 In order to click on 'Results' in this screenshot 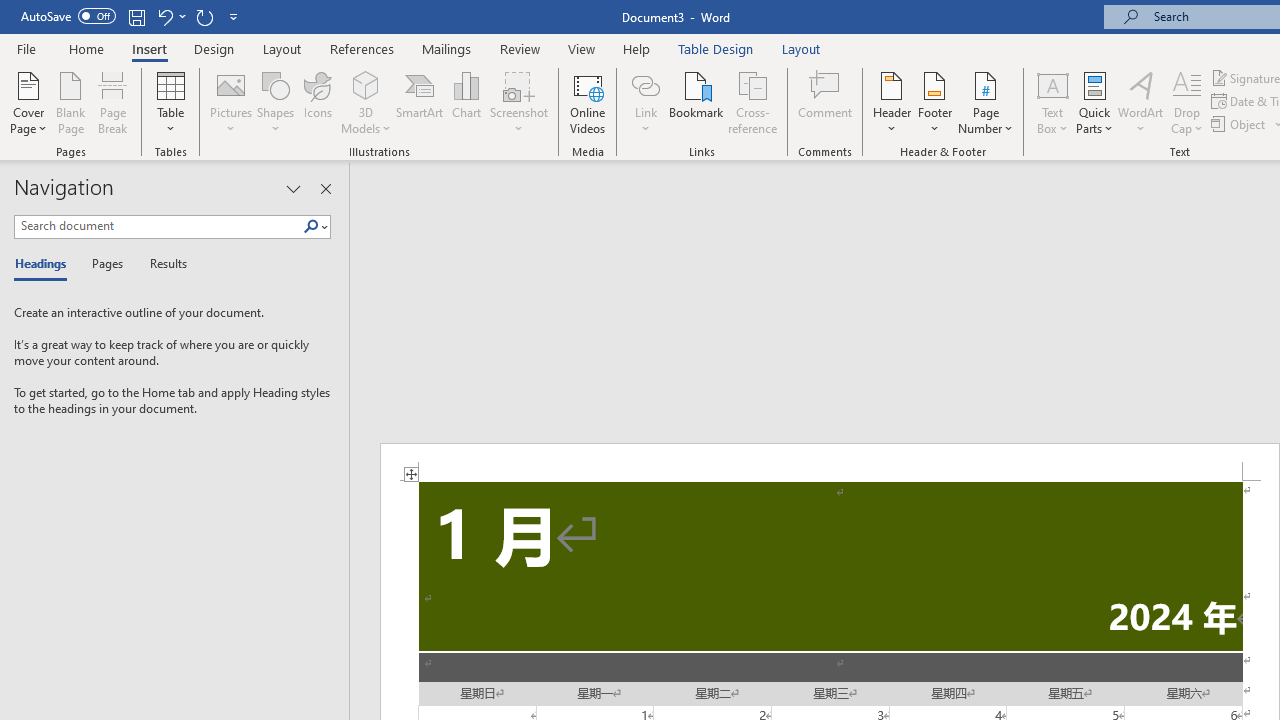, I will do `click(161, 264)`.